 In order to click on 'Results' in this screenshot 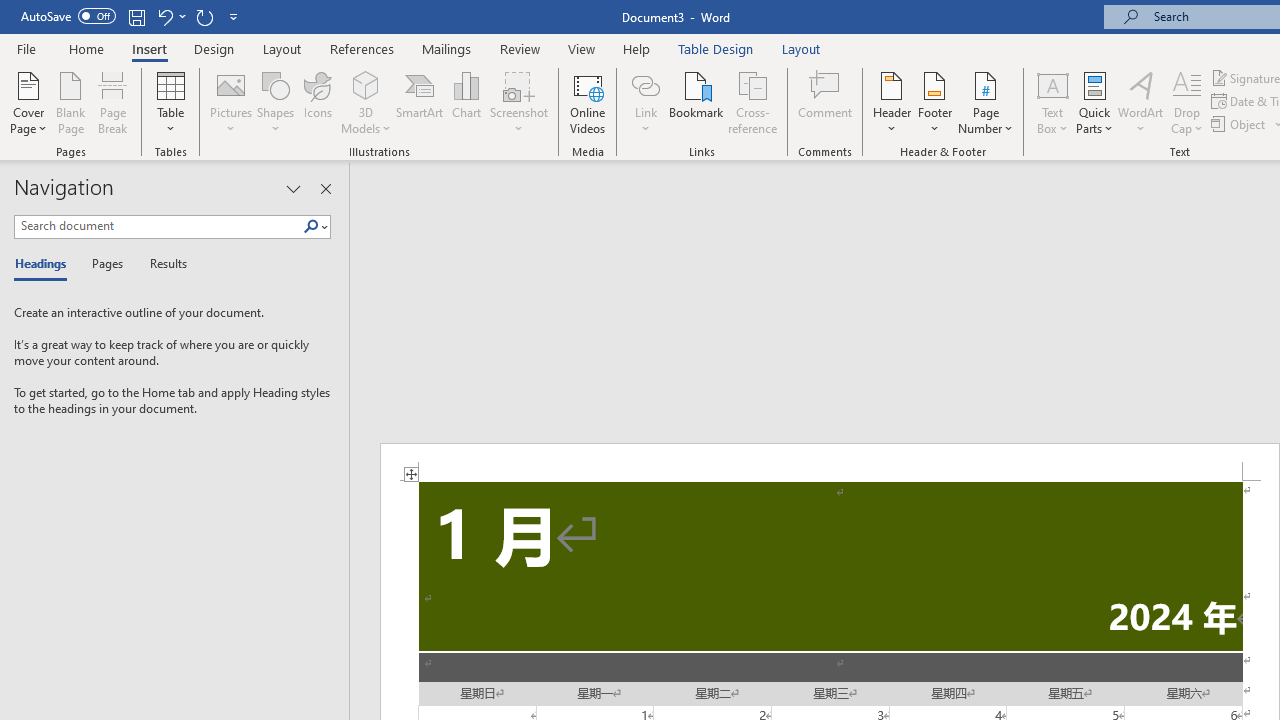, I will do `click(161, 264)`.